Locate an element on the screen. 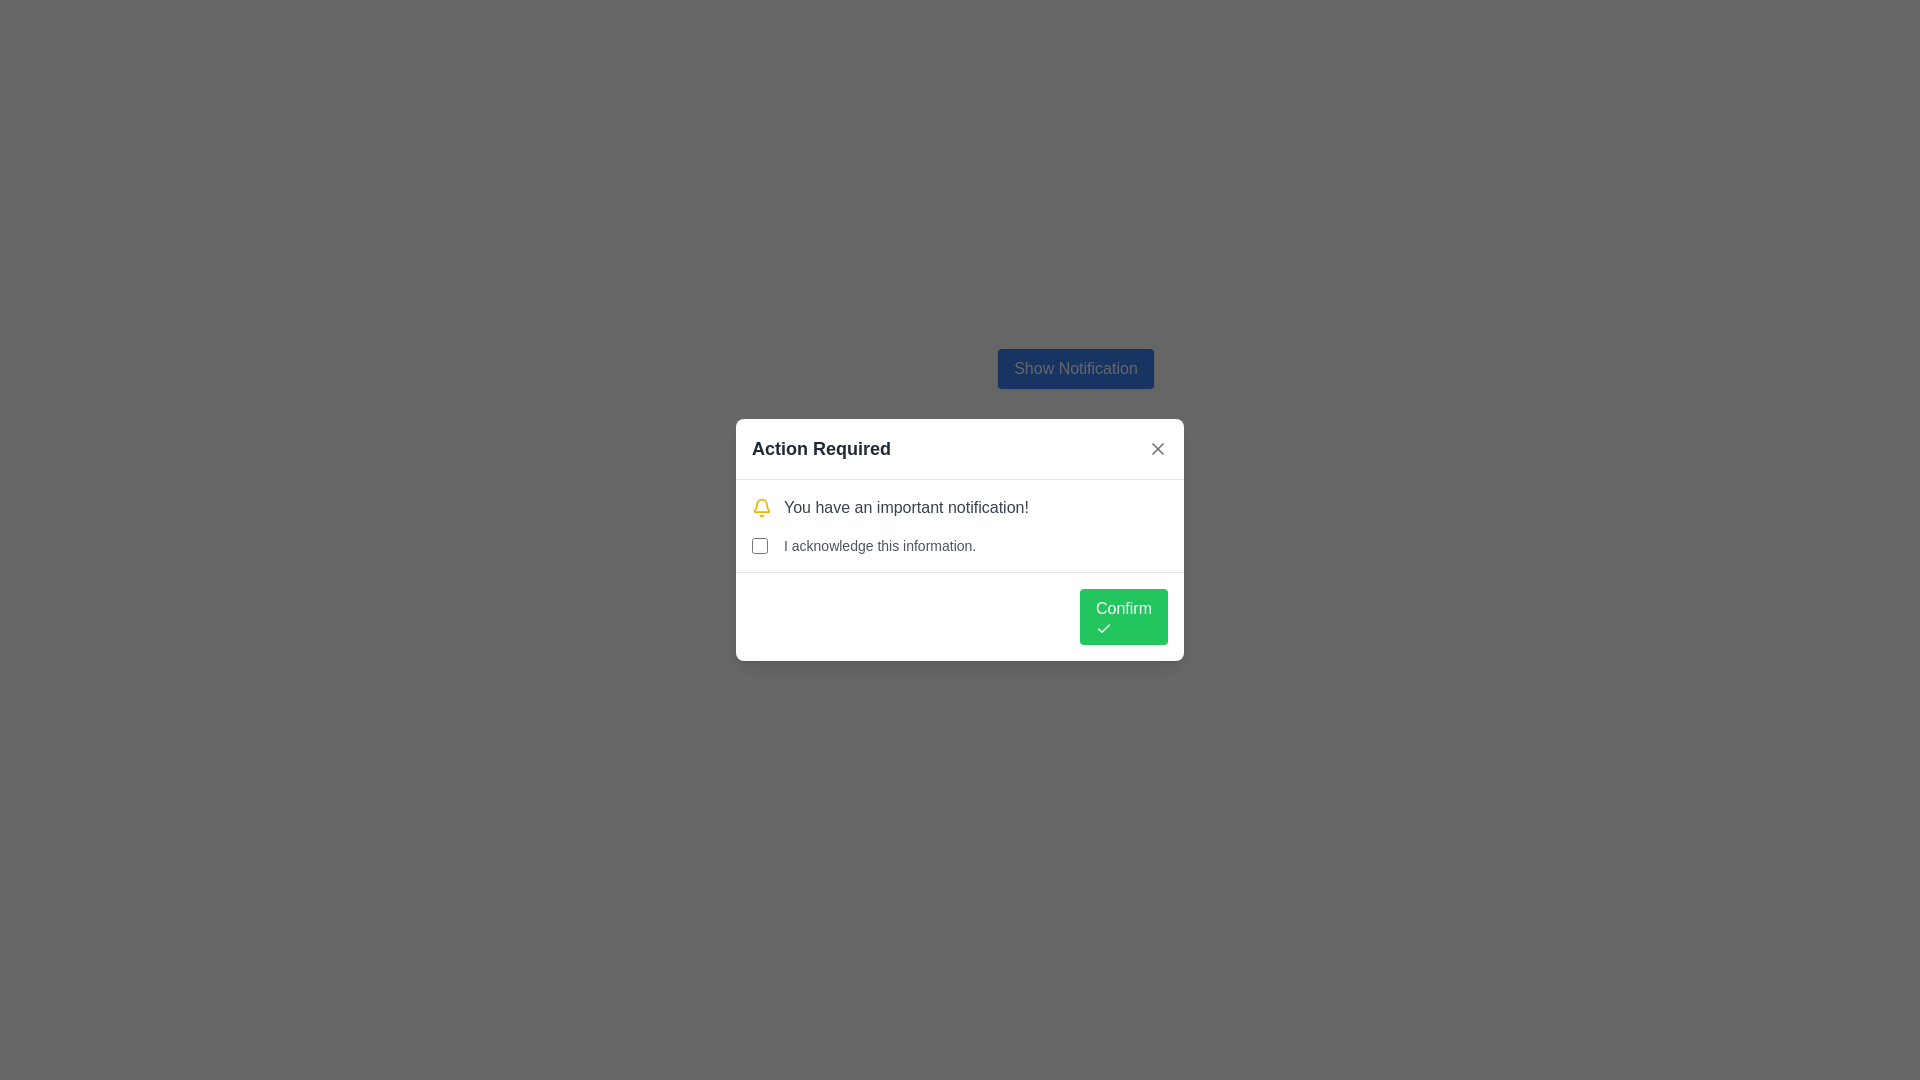 The width and height of the screenshot is (1920, 1080). the confirm button located in the bottom-right corner of the 'Action Required' dialog box to trigger the hover effect is located at coordinates (1123, 616).